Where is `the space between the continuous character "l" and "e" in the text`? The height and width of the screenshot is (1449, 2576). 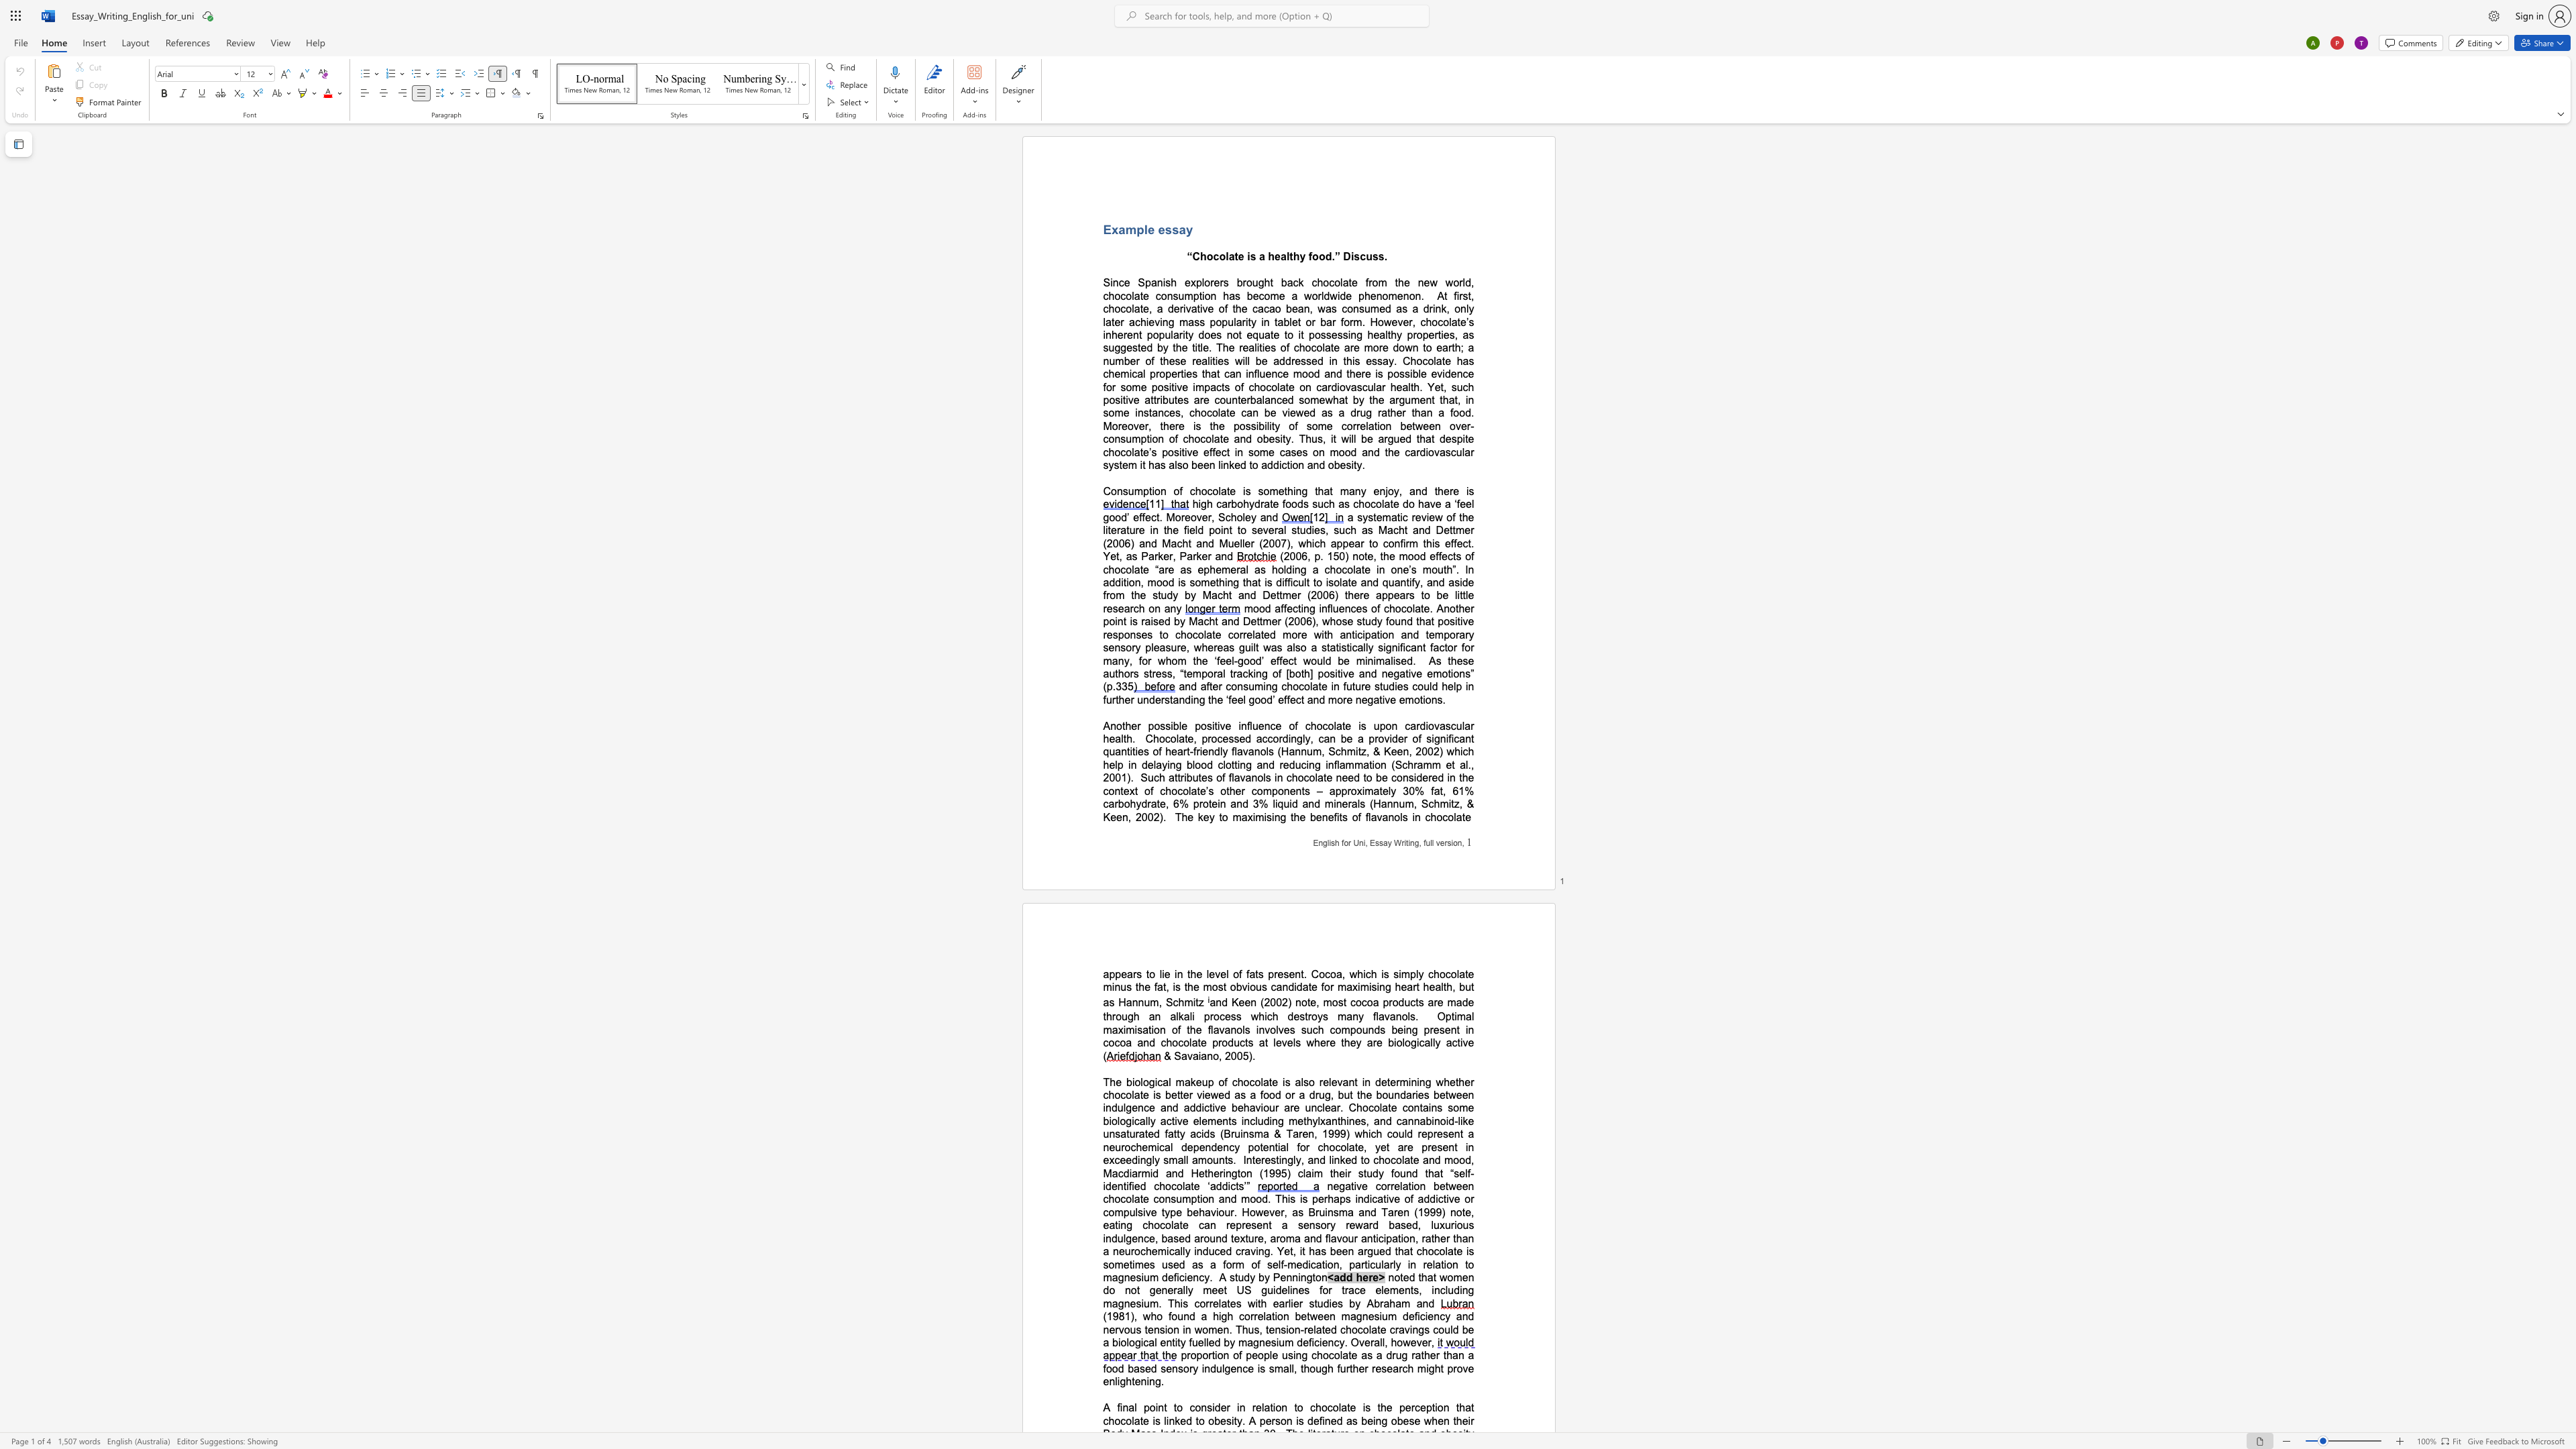
the space between the continuous character "l" and "e" in the text is located at coordinates (1181, 724).